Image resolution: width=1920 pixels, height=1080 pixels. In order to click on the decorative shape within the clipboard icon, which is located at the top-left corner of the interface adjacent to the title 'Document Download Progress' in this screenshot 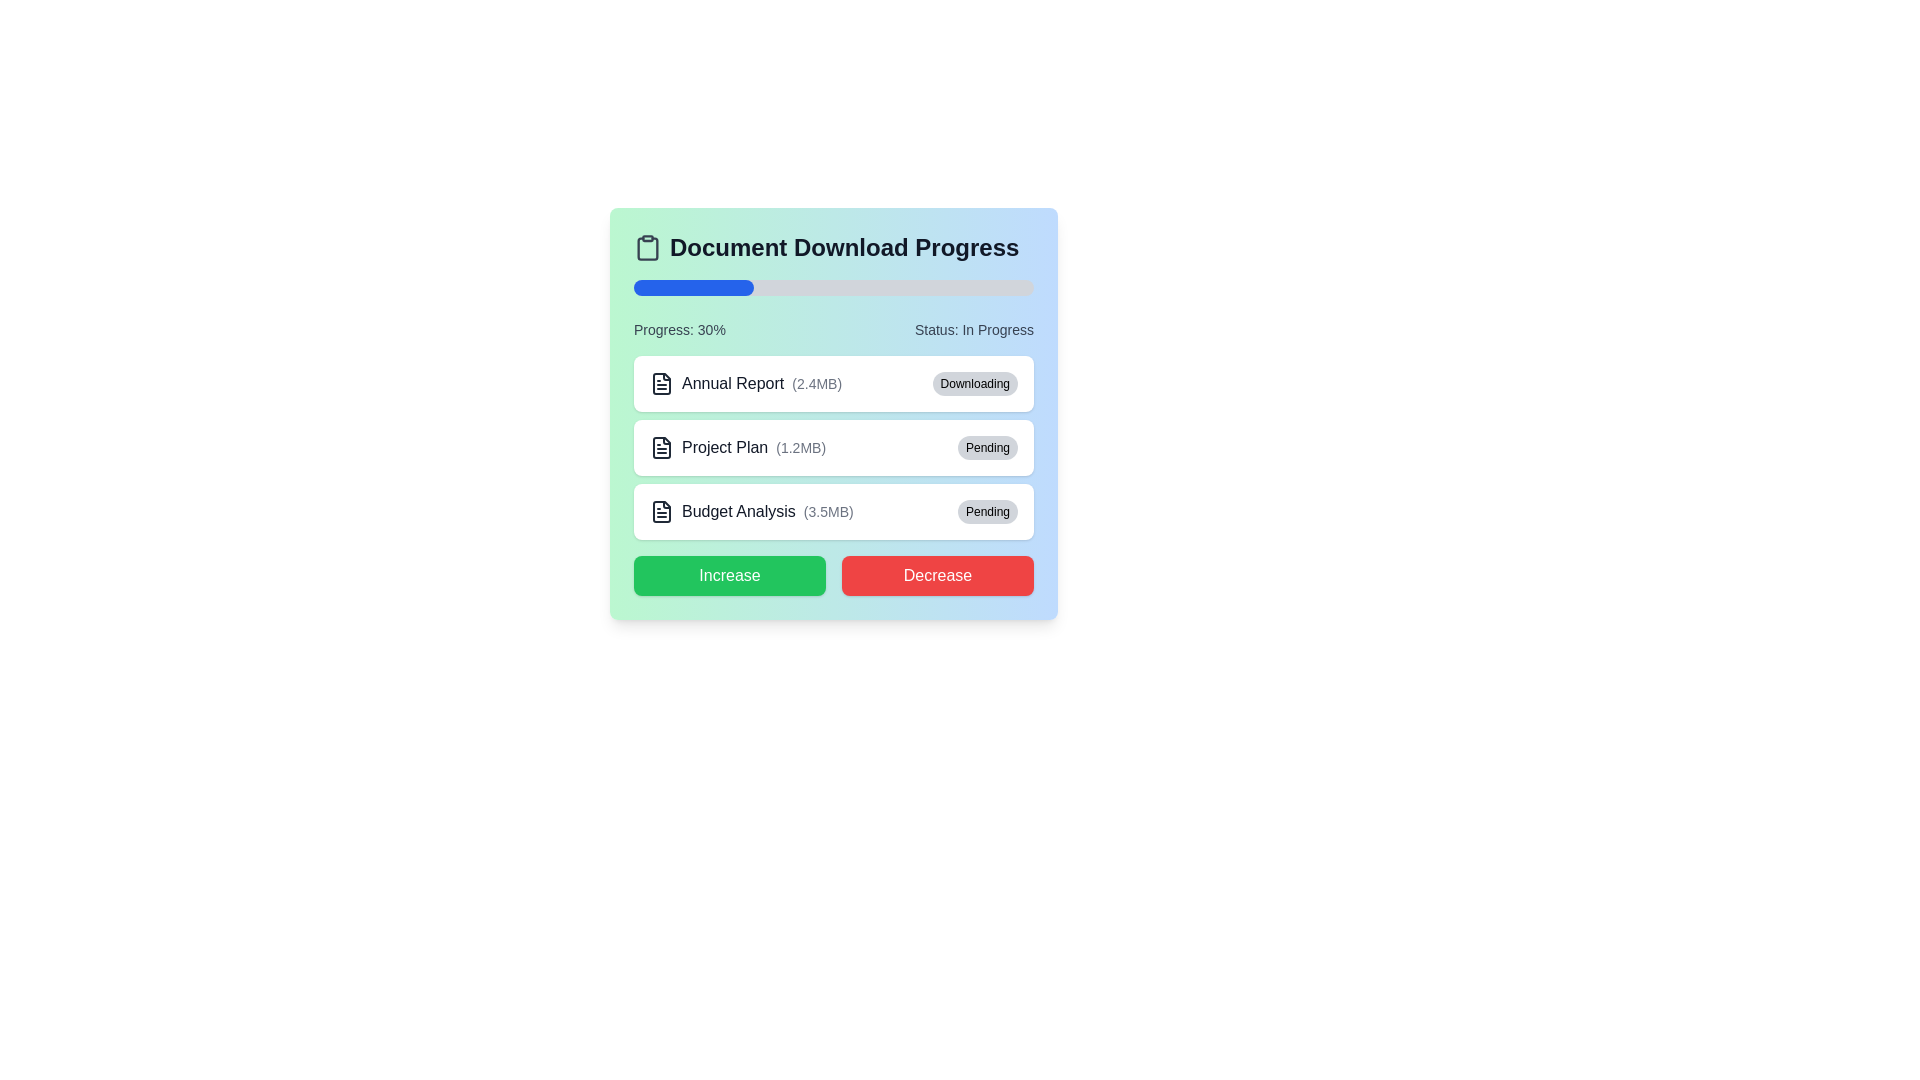, I will do `click(648, 248)`.